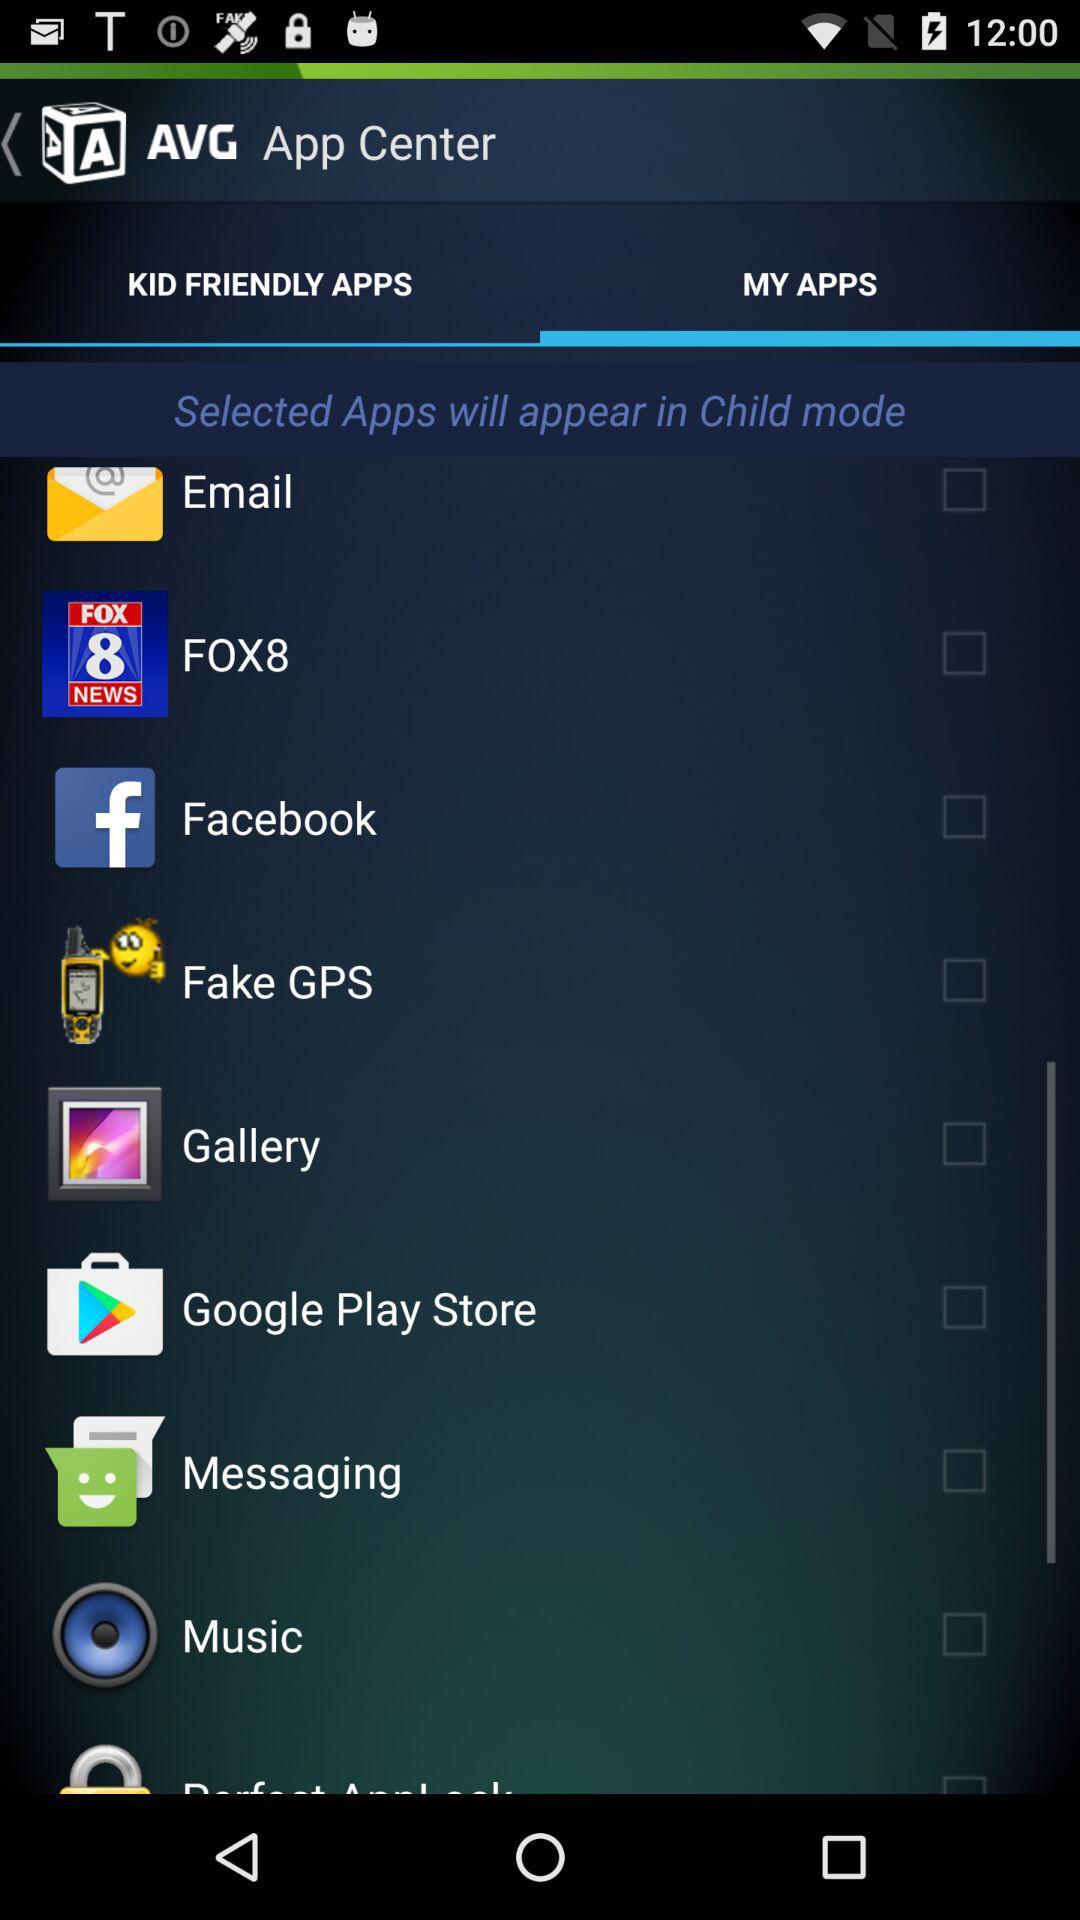 This screenshot has width=1080, height=1920. What do you see at coordinates (241, 1634) in the screenshot?
I see `music app` at bounding box center [241, 1634].